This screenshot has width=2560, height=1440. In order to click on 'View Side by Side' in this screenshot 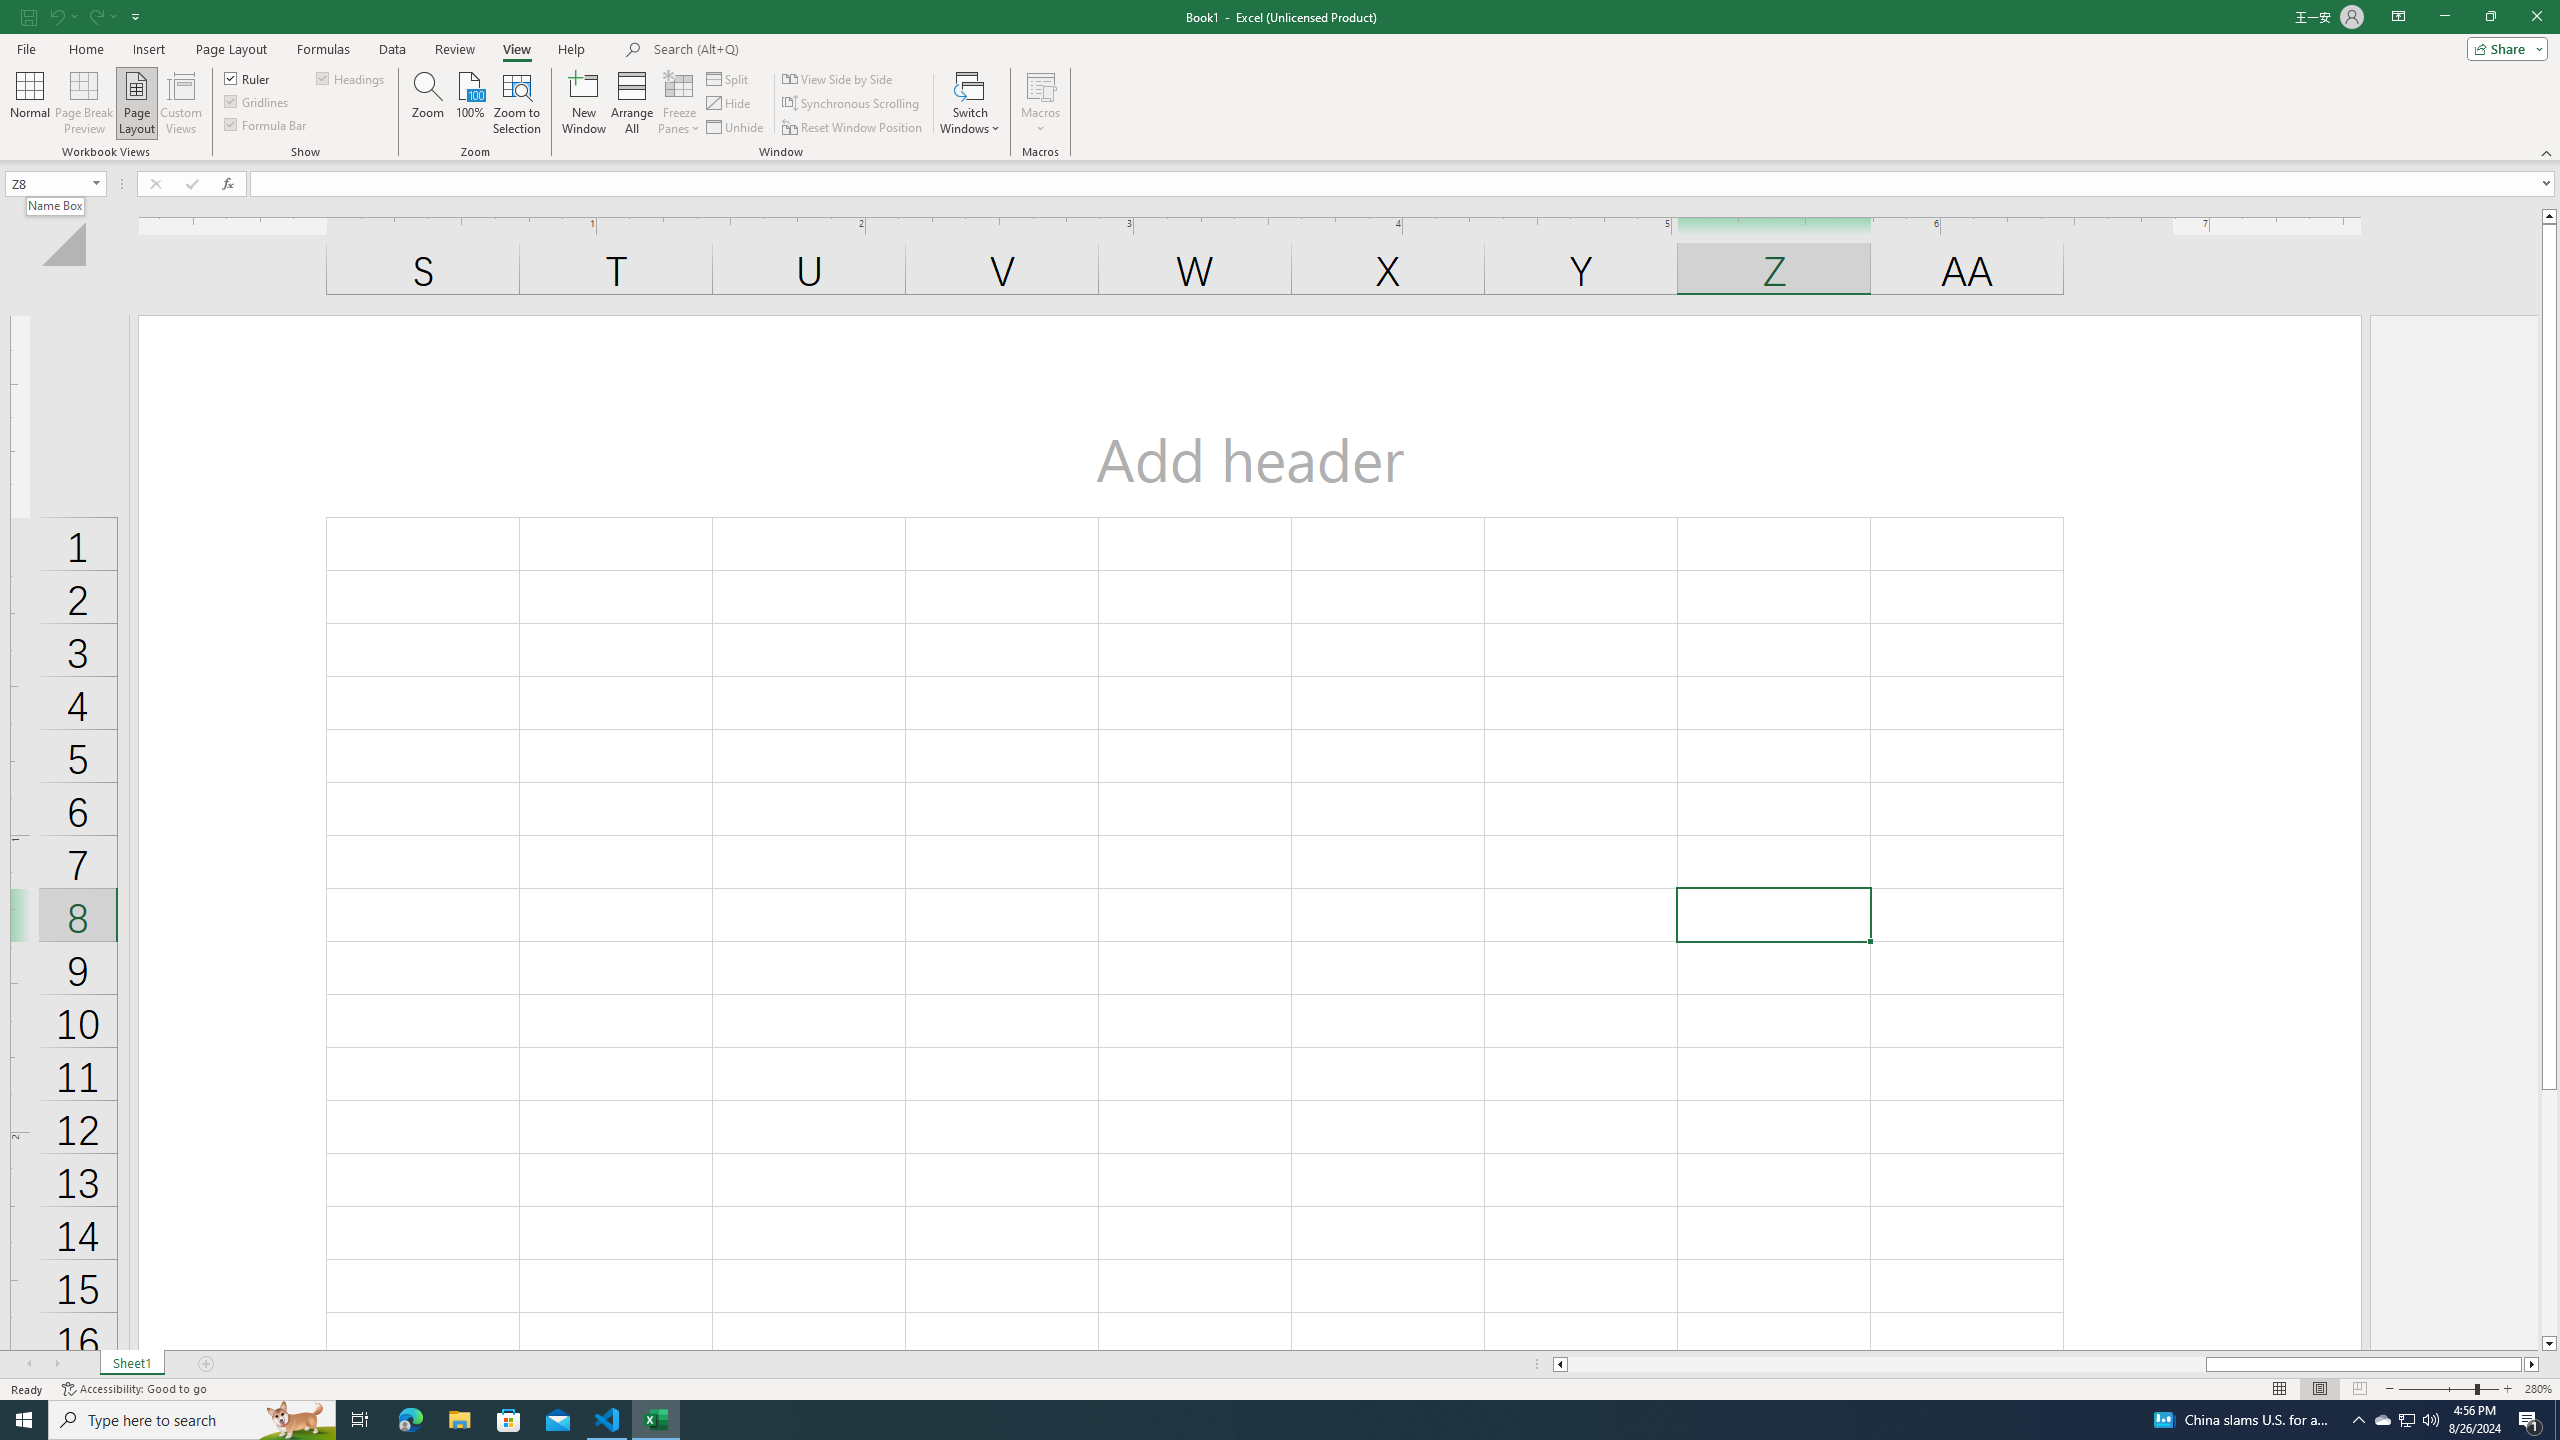, I will do `click(837, 78)`.